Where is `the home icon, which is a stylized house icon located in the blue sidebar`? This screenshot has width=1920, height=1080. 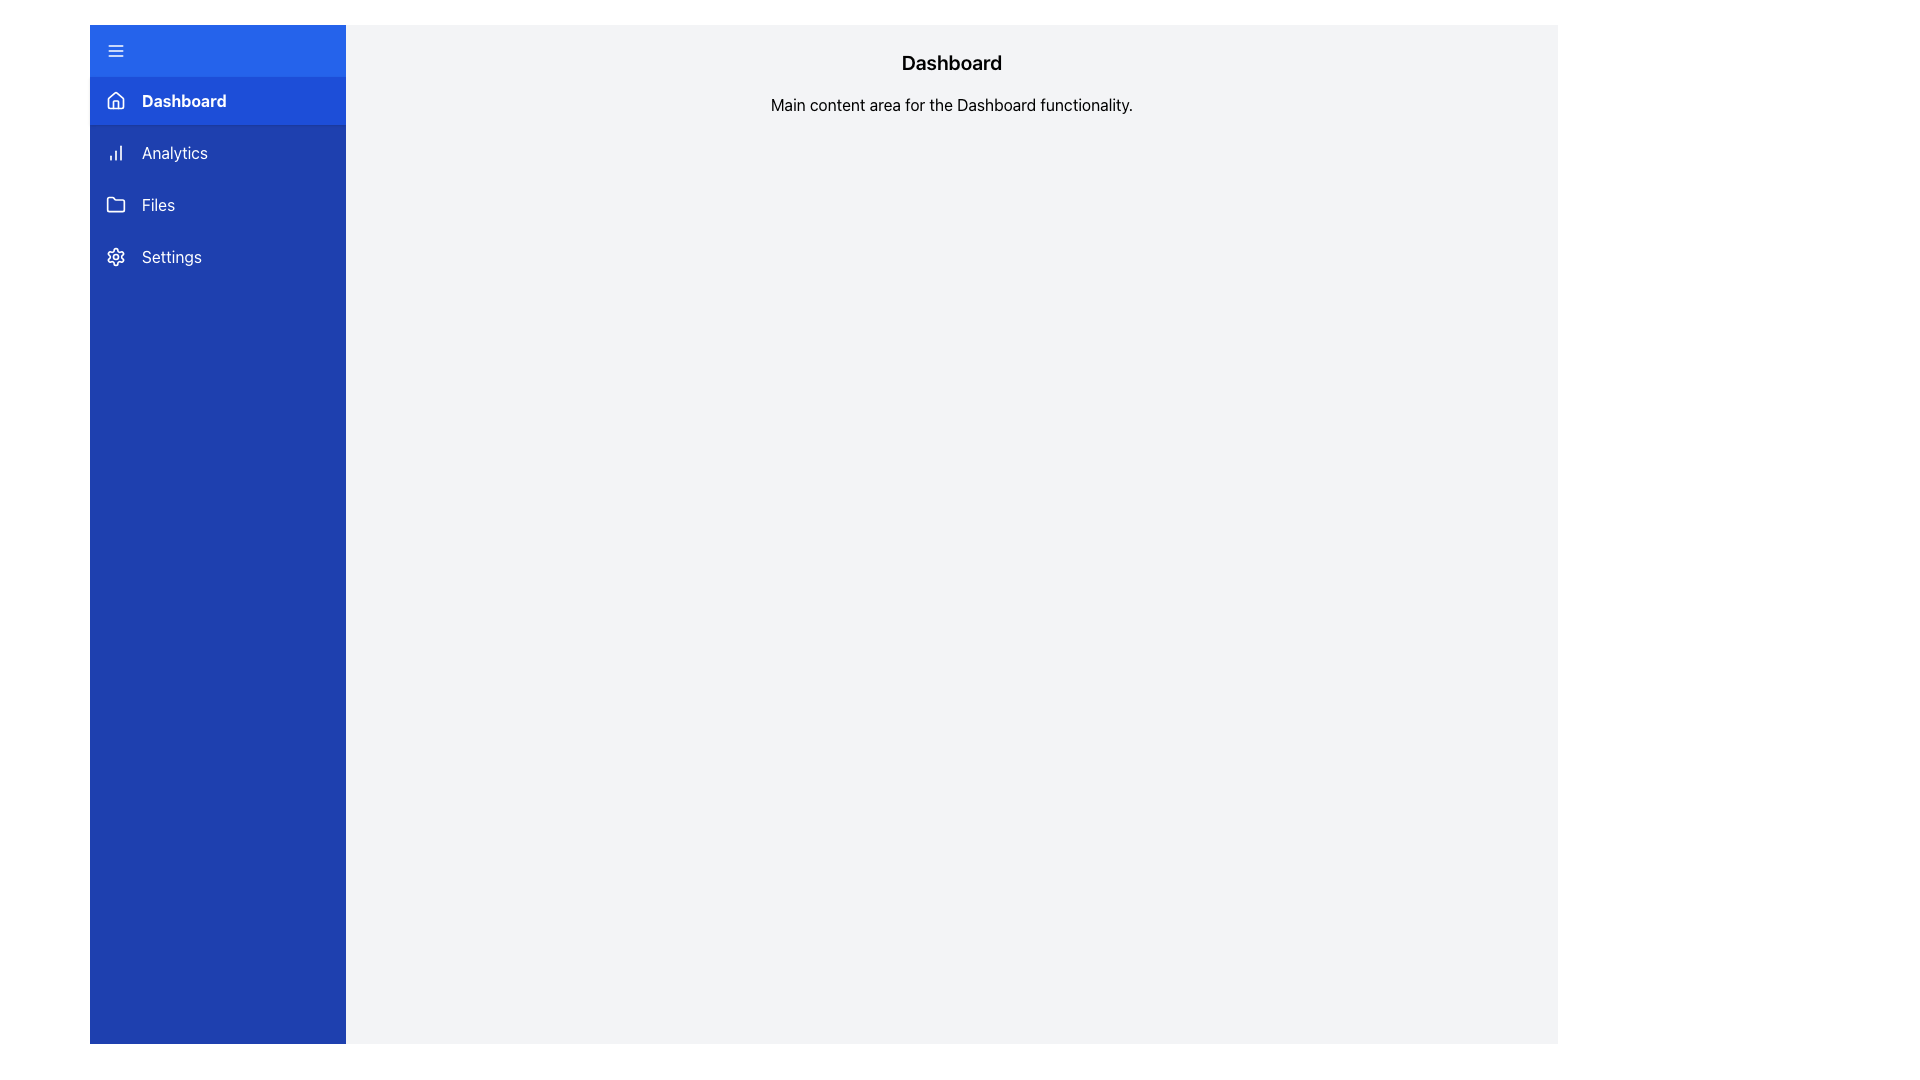
the home icon, which is a stylized house icon located in the blue sidebar is located at coordinates (114, 100).